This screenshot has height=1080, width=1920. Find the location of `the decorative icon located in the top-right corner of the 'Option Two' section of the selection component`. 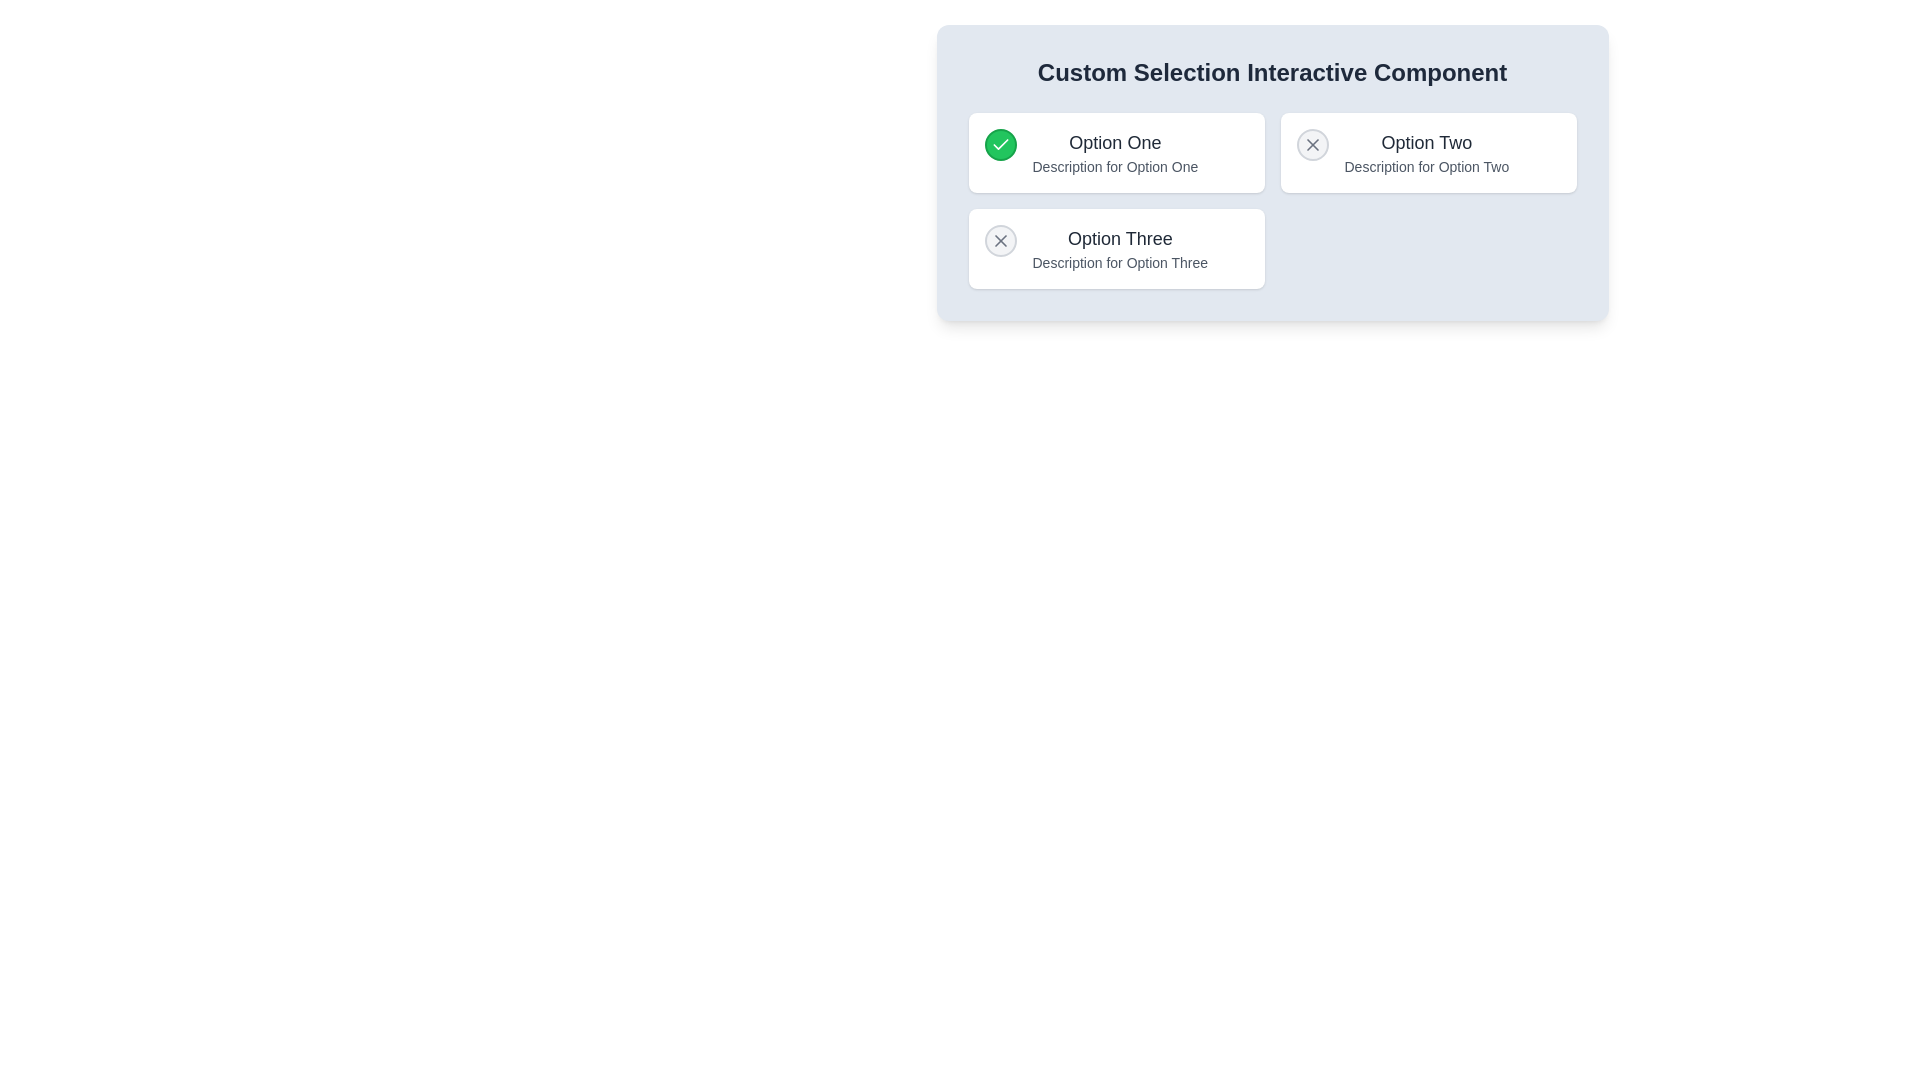

the decorative icon located in the top-right corner of the 'Option Two' section of the selection component is located at coordinates (1312, 144).